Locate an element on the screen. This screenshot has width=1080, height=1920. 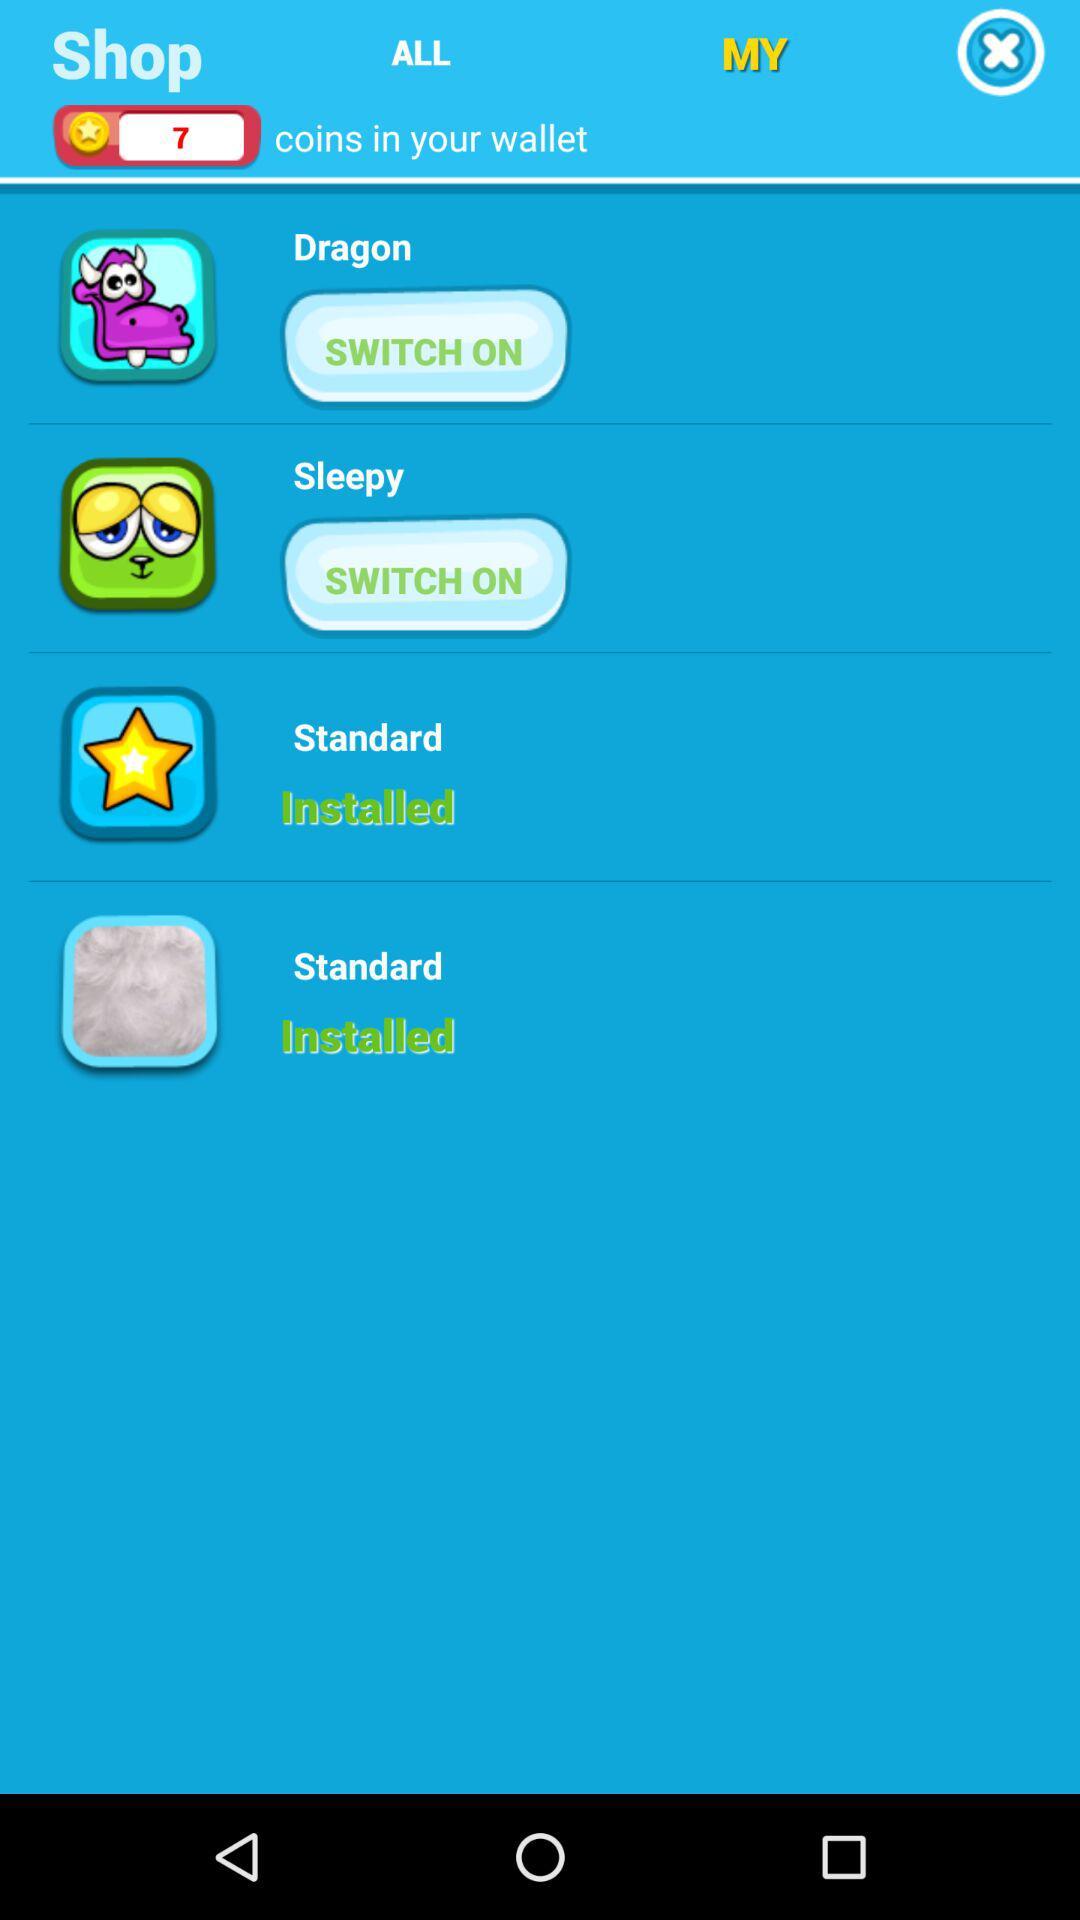
the dragon item is located at coordinates (351, 244).